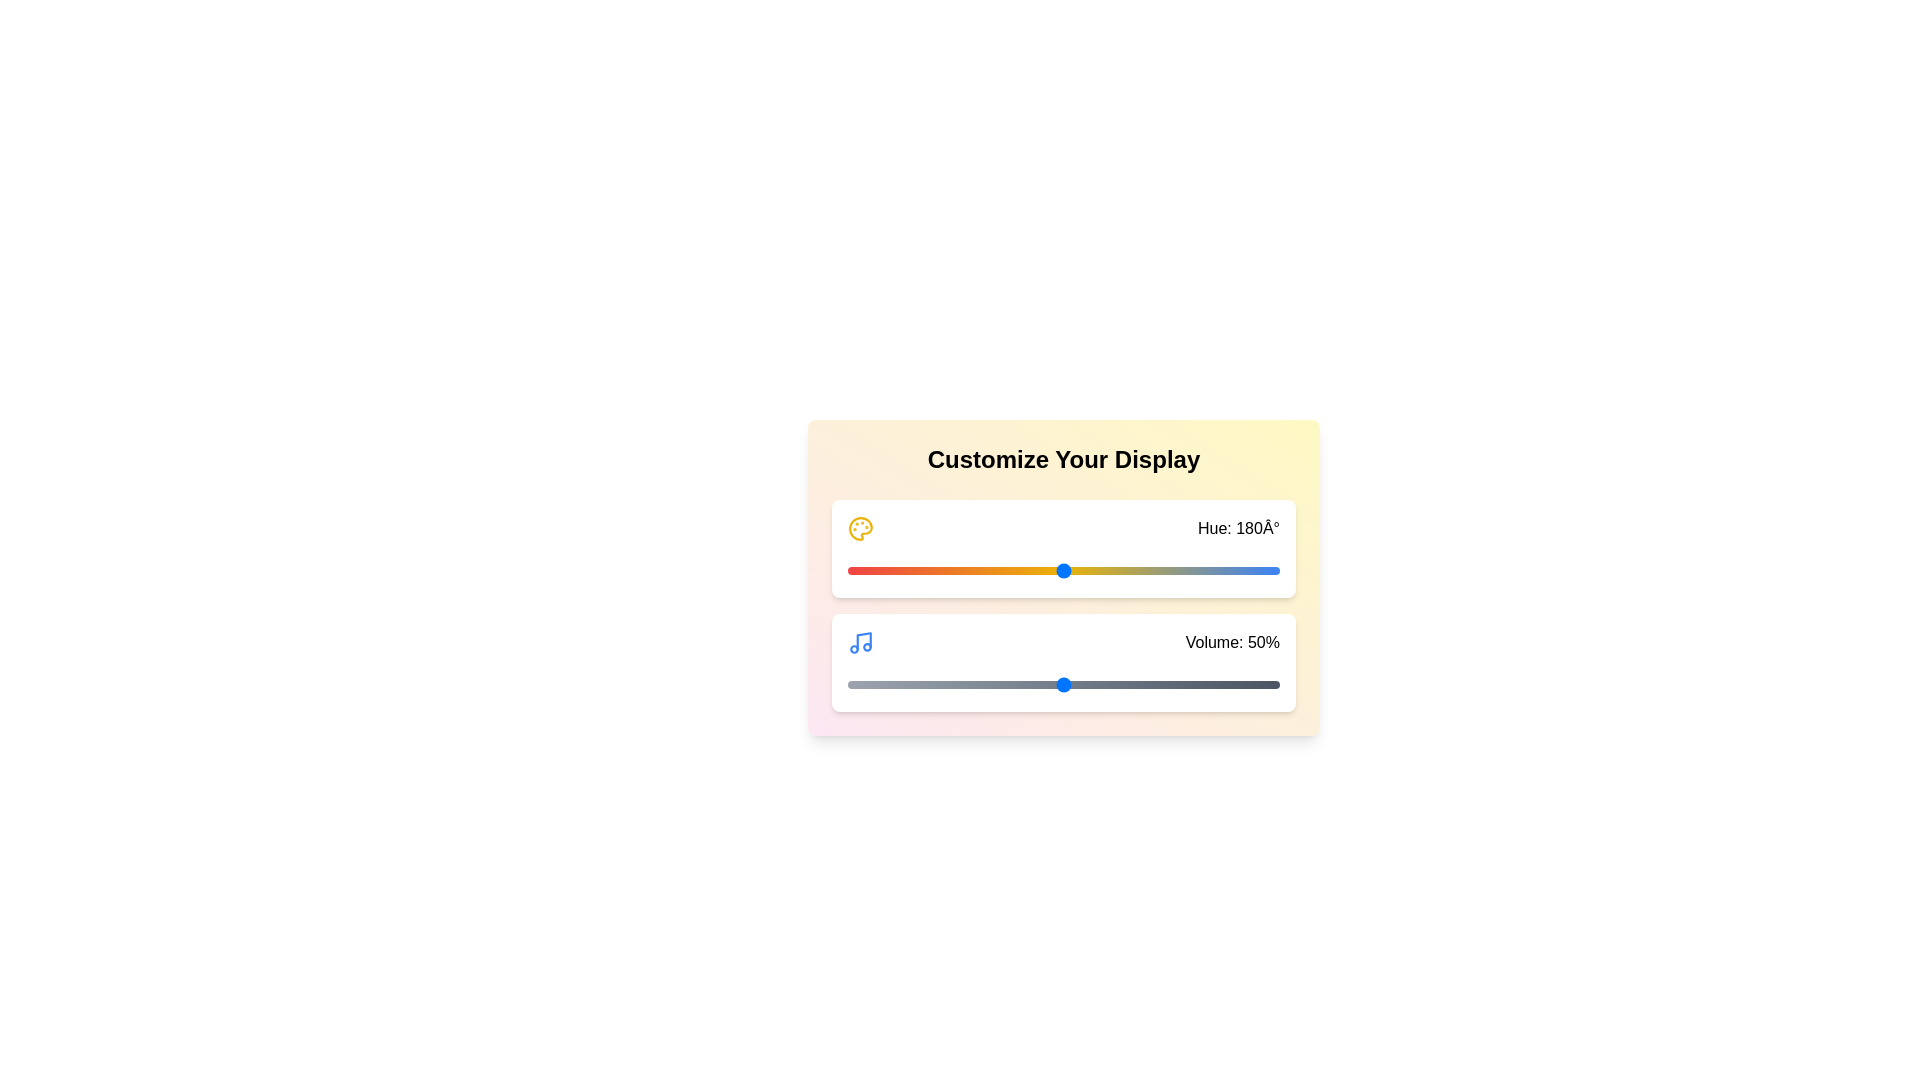 The image size is (1920, 1080). What do you see at coordinates (950, 684) in the screenshot?
I see `the volume slider to 24%` at bounding box center [950, 684].